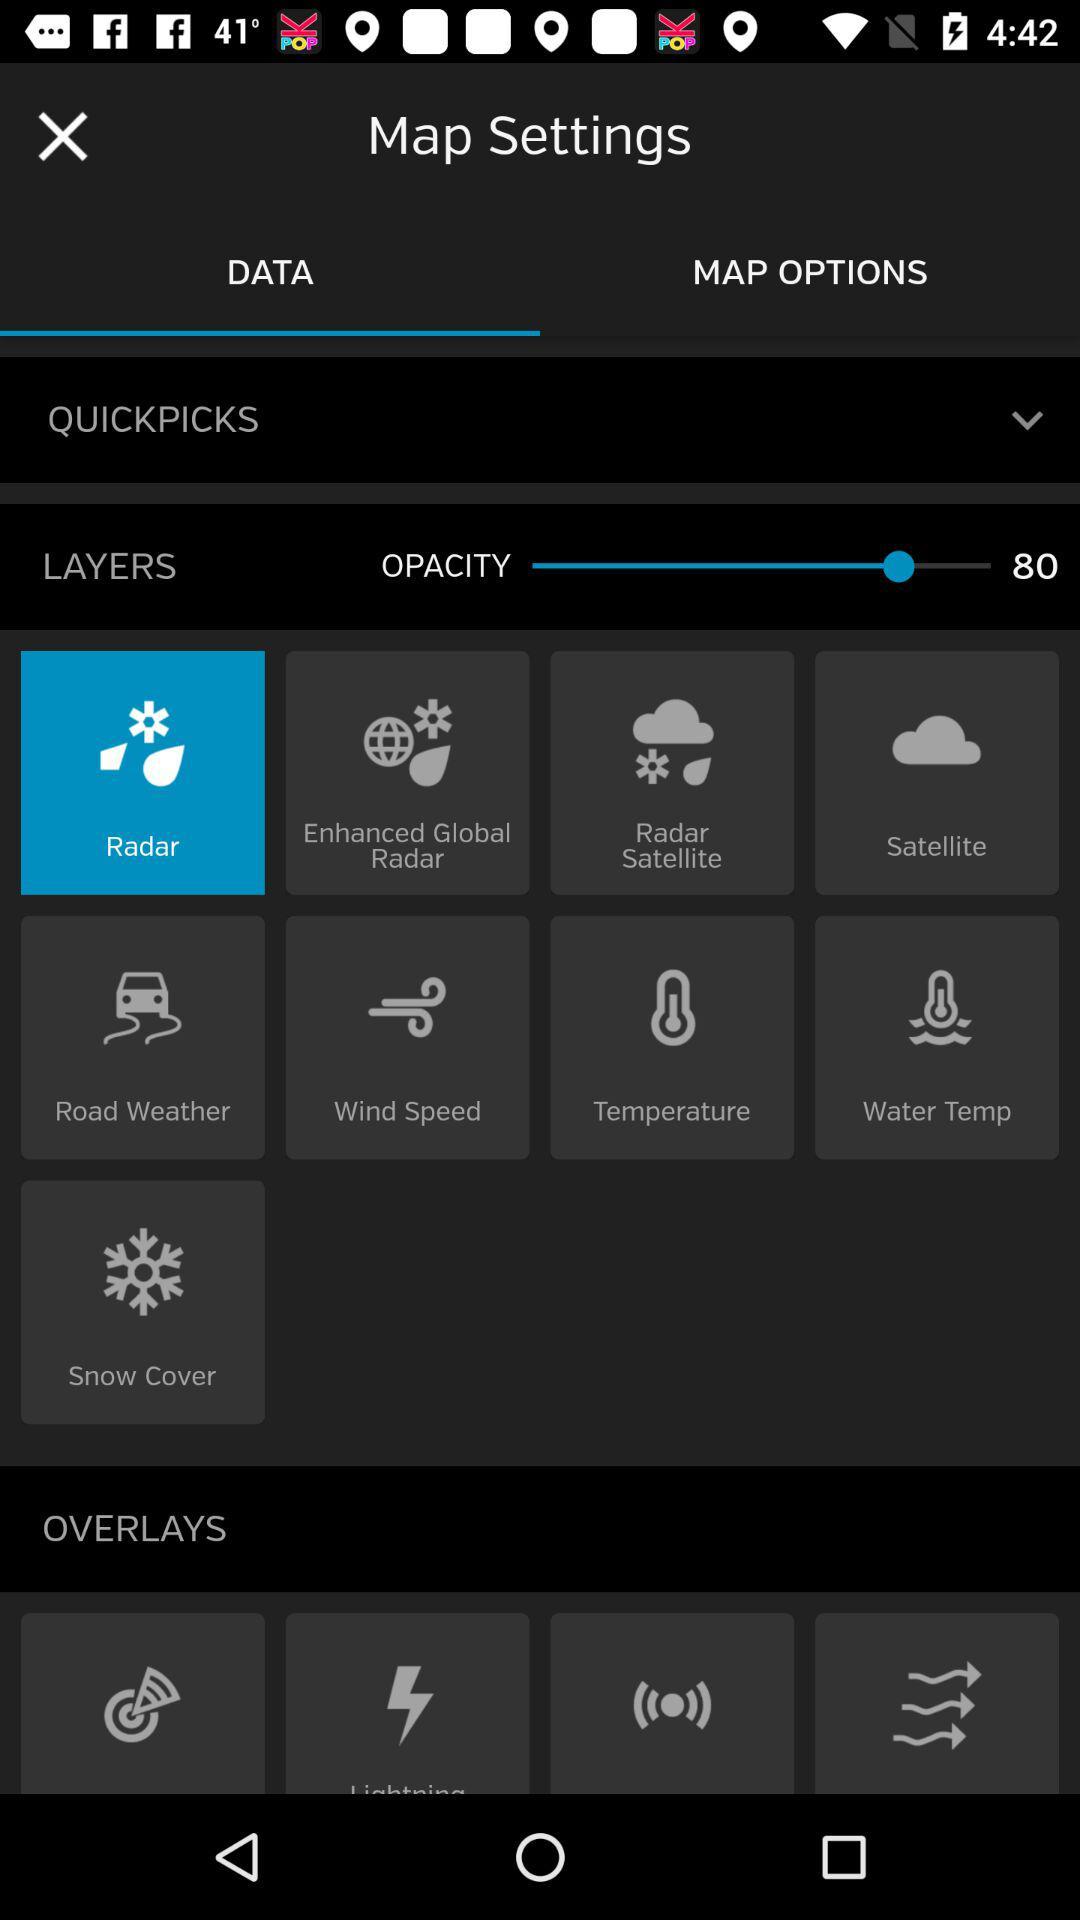 This screenshot has width=1080, height=1920. I want to click on the expand_more icon, so click(1027, 419).